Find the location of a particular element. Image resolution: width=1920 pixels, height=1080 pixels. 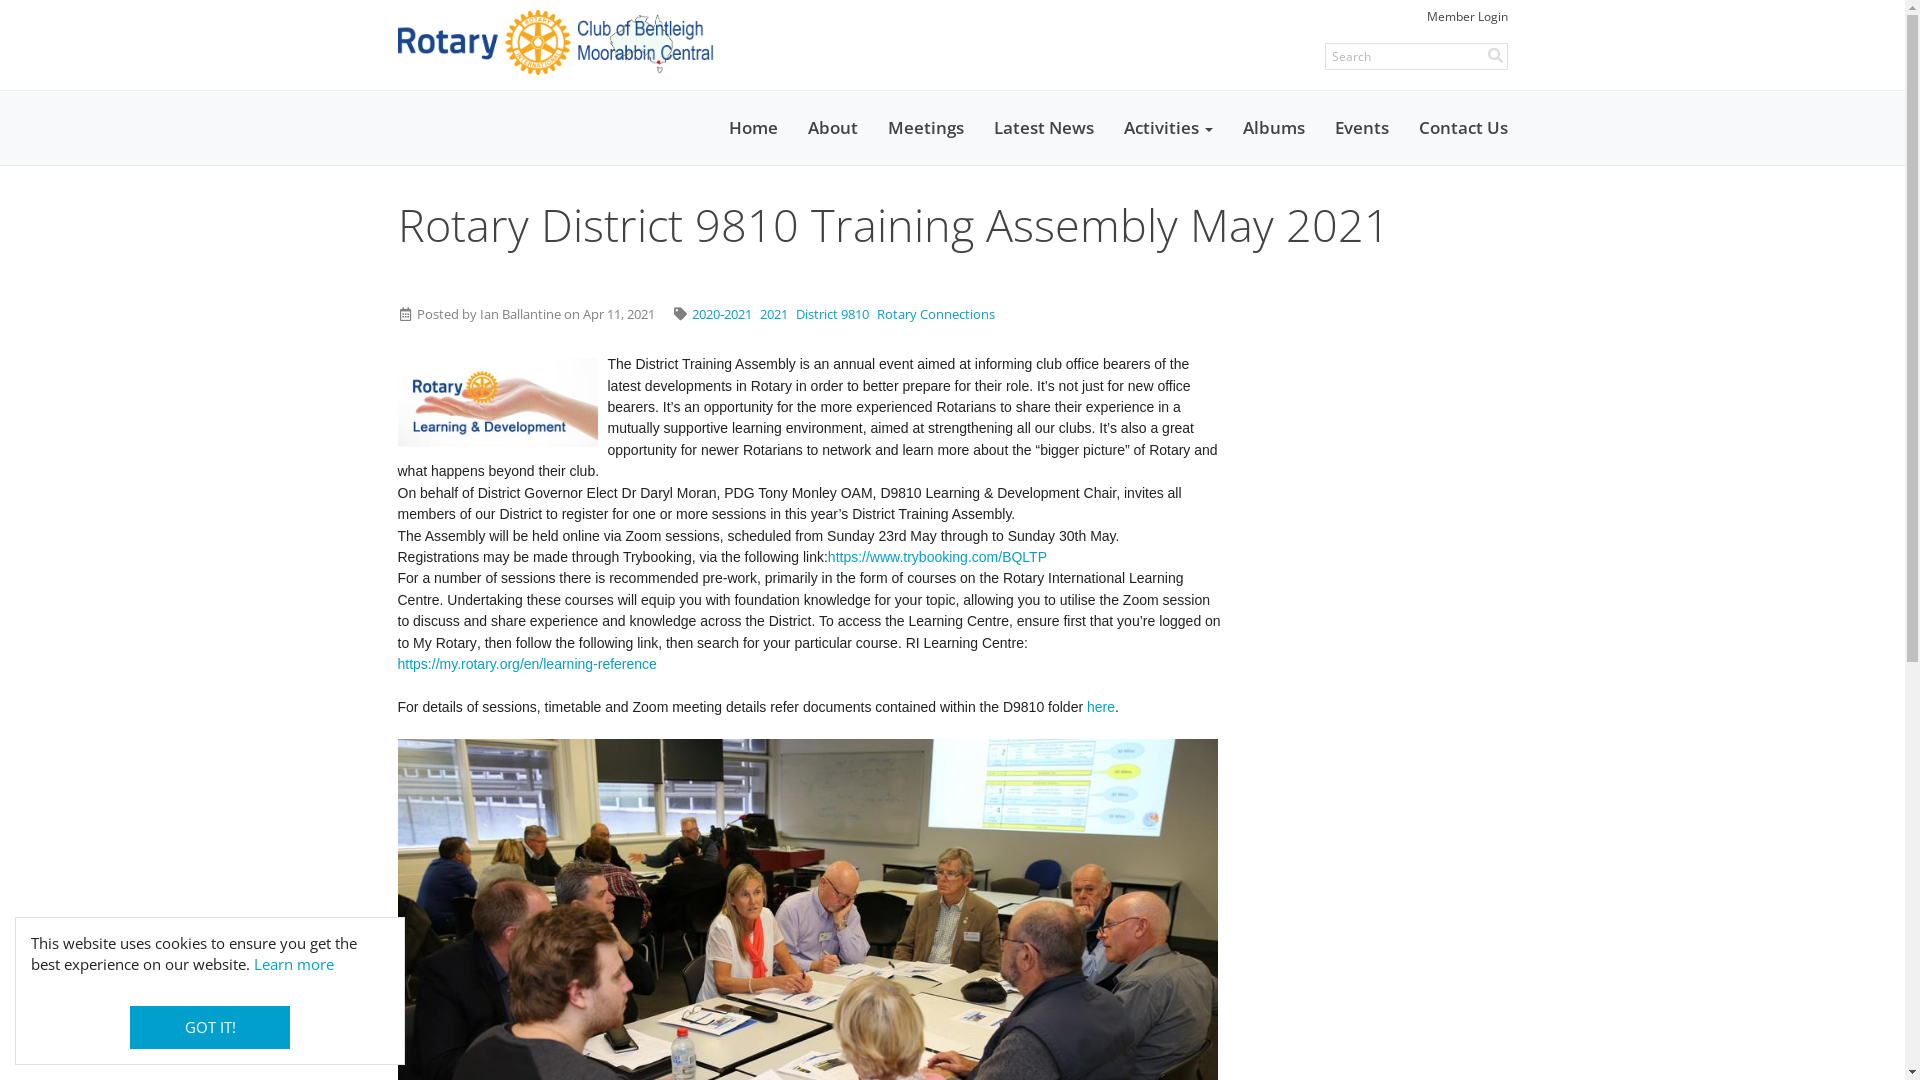

'Albums' is located at coordinates (1227, 127).